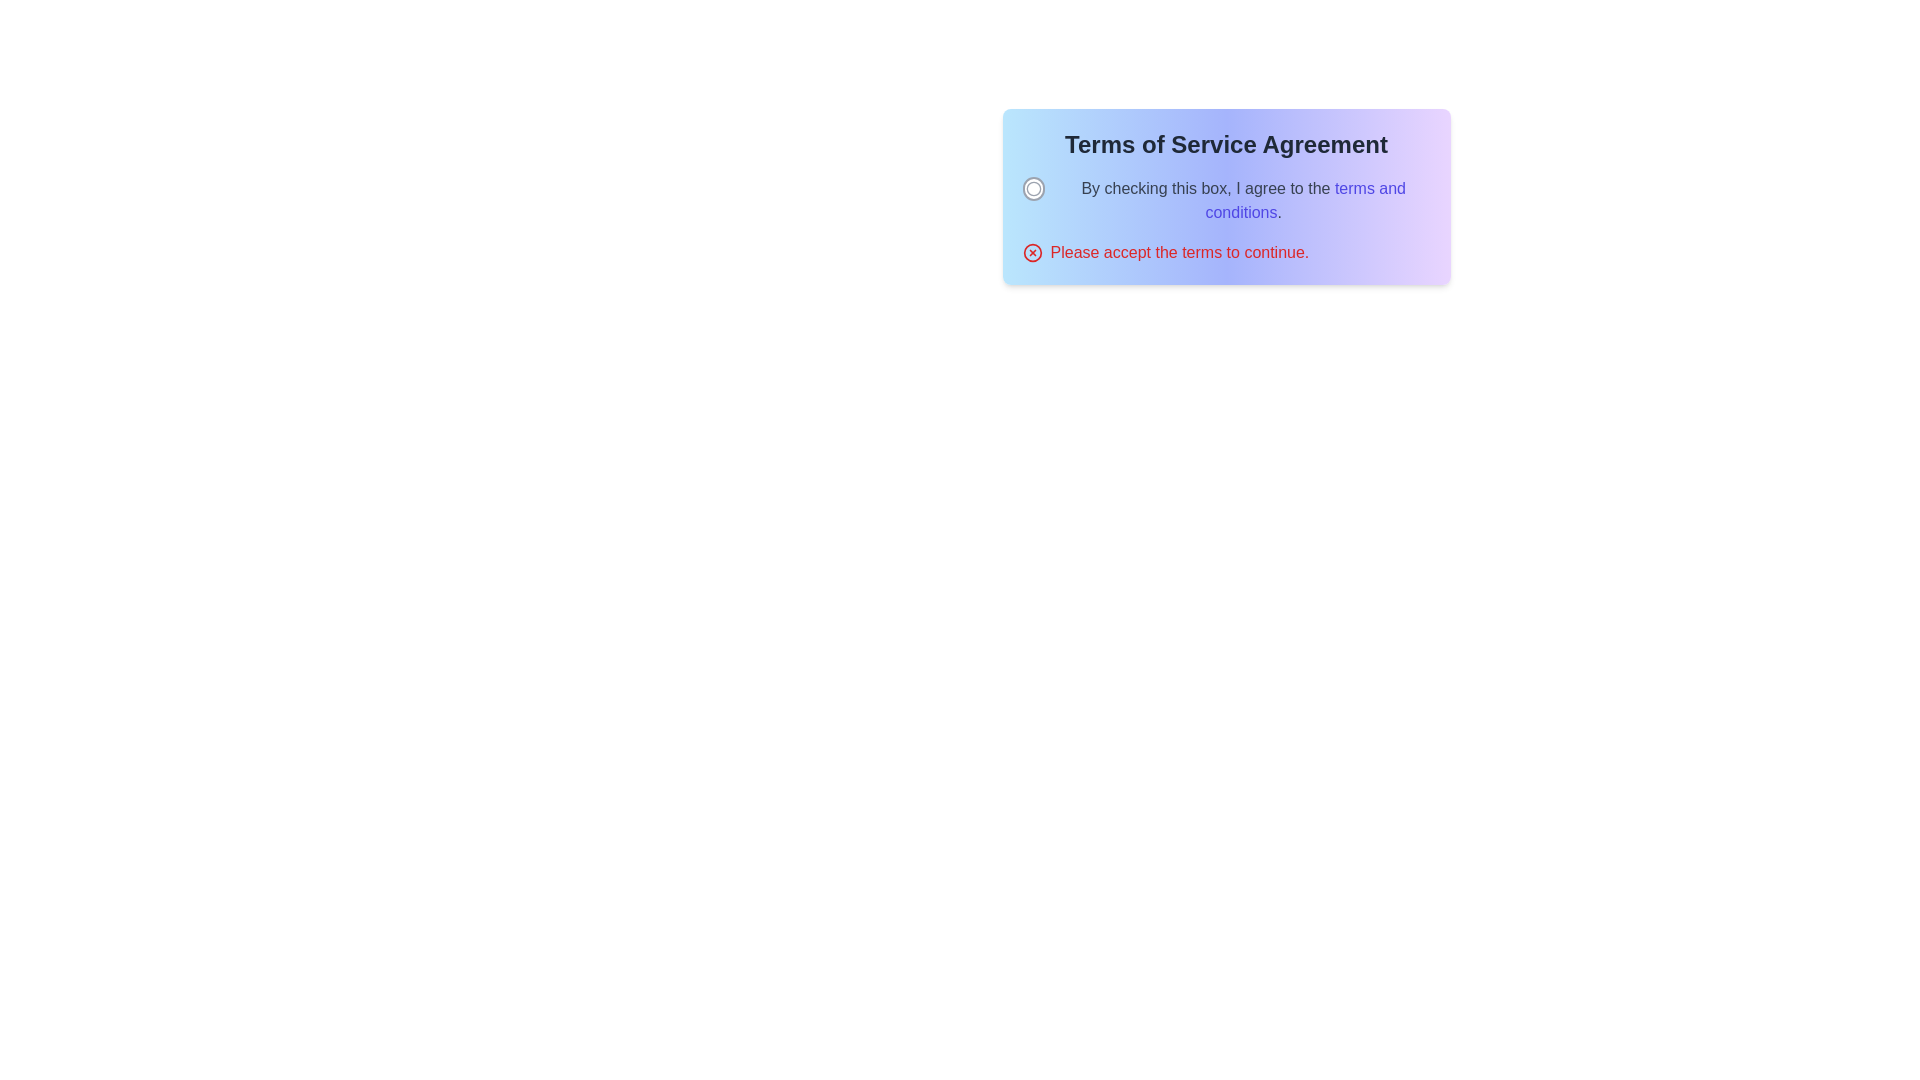  Describe the element at coordinates (1033, 189) in the screenshot. I see `the circle icon element that is part of an SVG, styled with a neutral gray color and moderate stroke width, located within a modal component` at that location.